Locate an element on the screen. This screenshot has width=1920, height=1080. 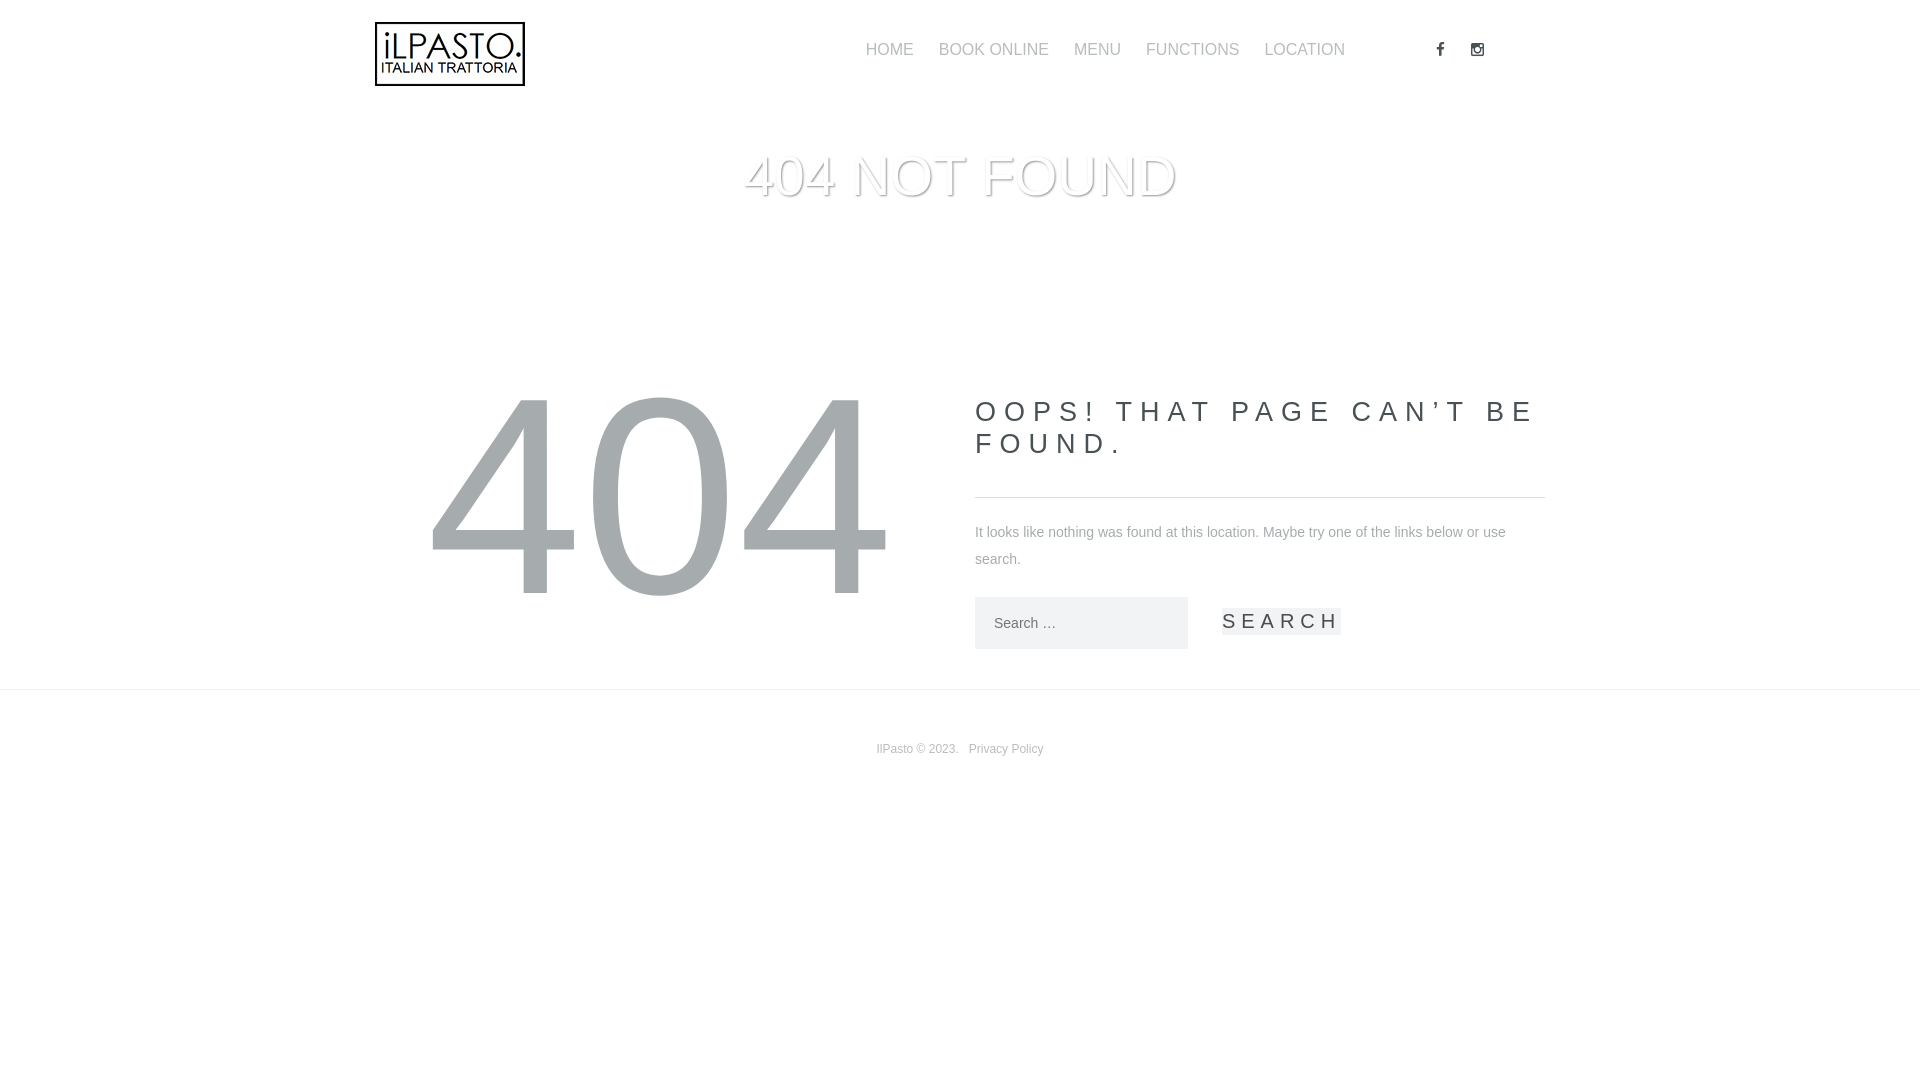
'Privacy Policy' is located at coordinates (1006, 748).